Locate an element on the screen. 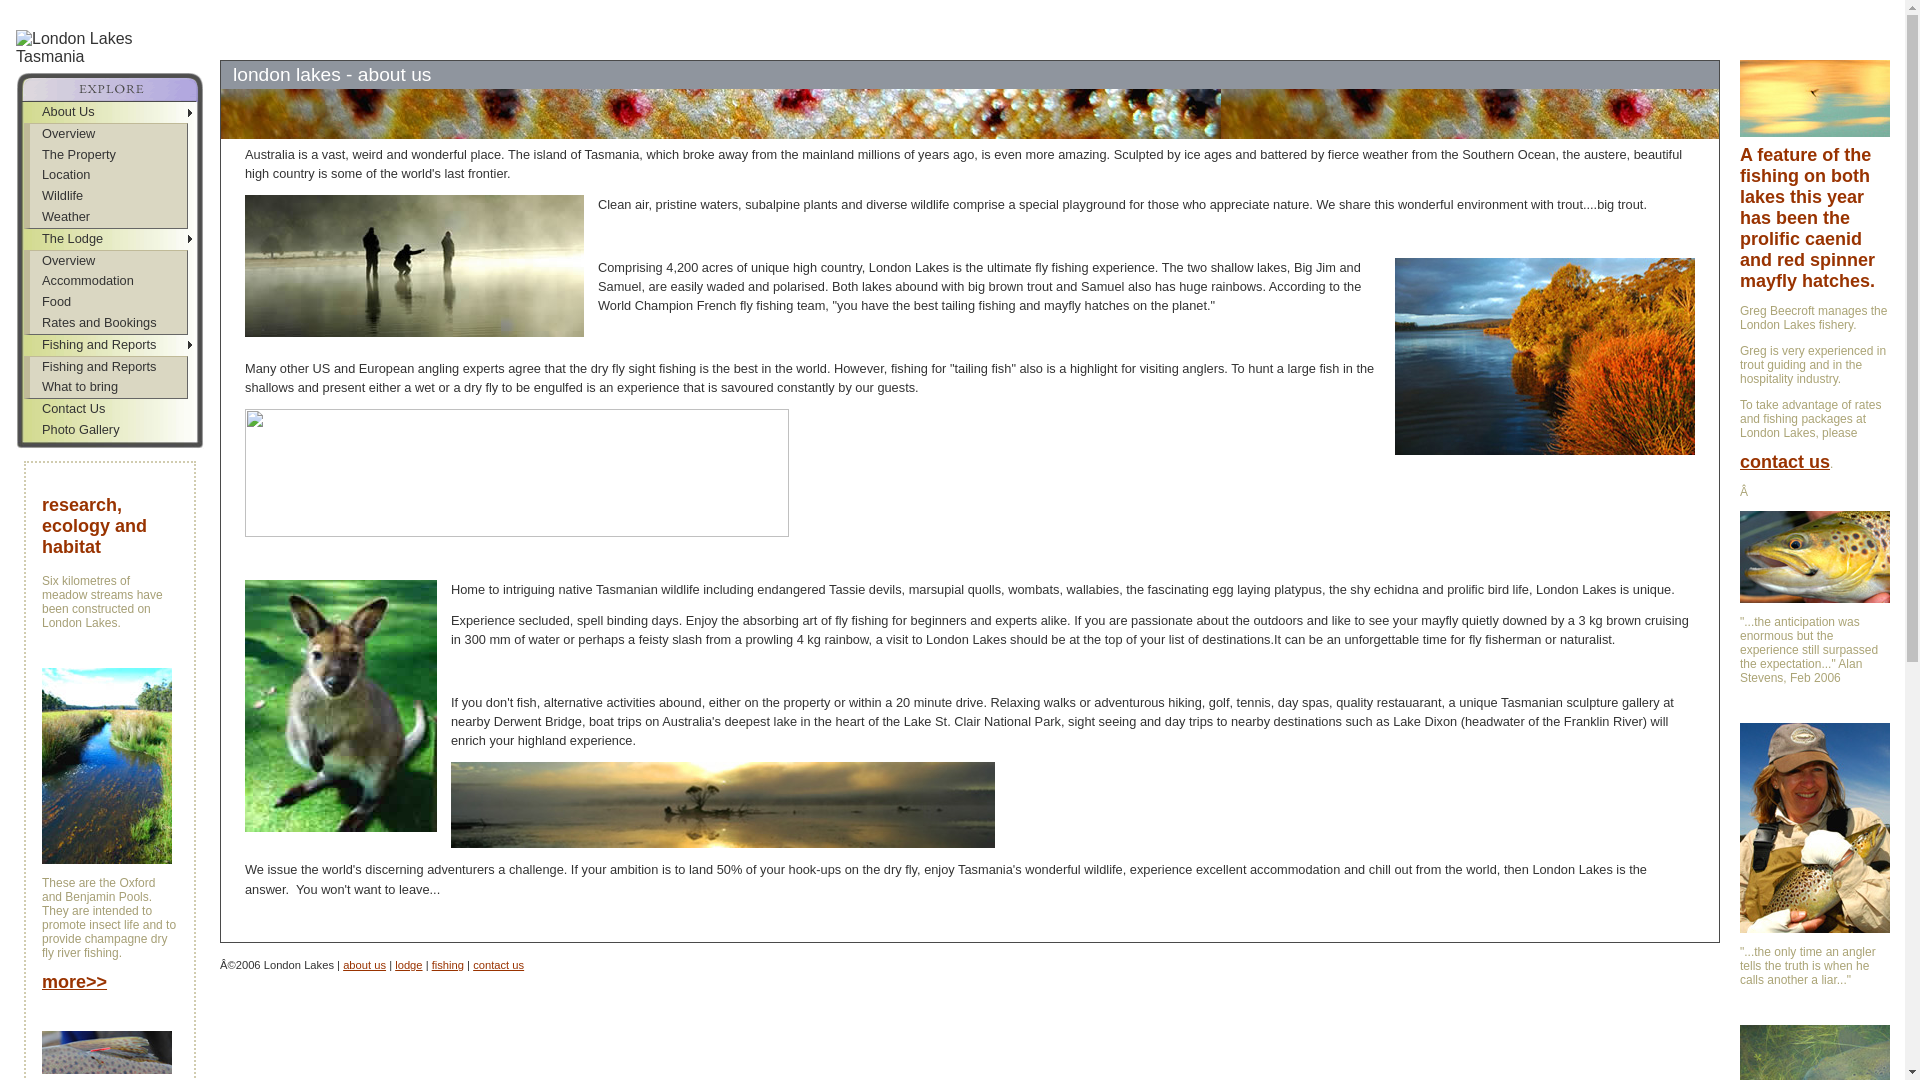 The height and width of the screenshot is (1080, 1920). 'Location' is located at coordinates (107, 174).